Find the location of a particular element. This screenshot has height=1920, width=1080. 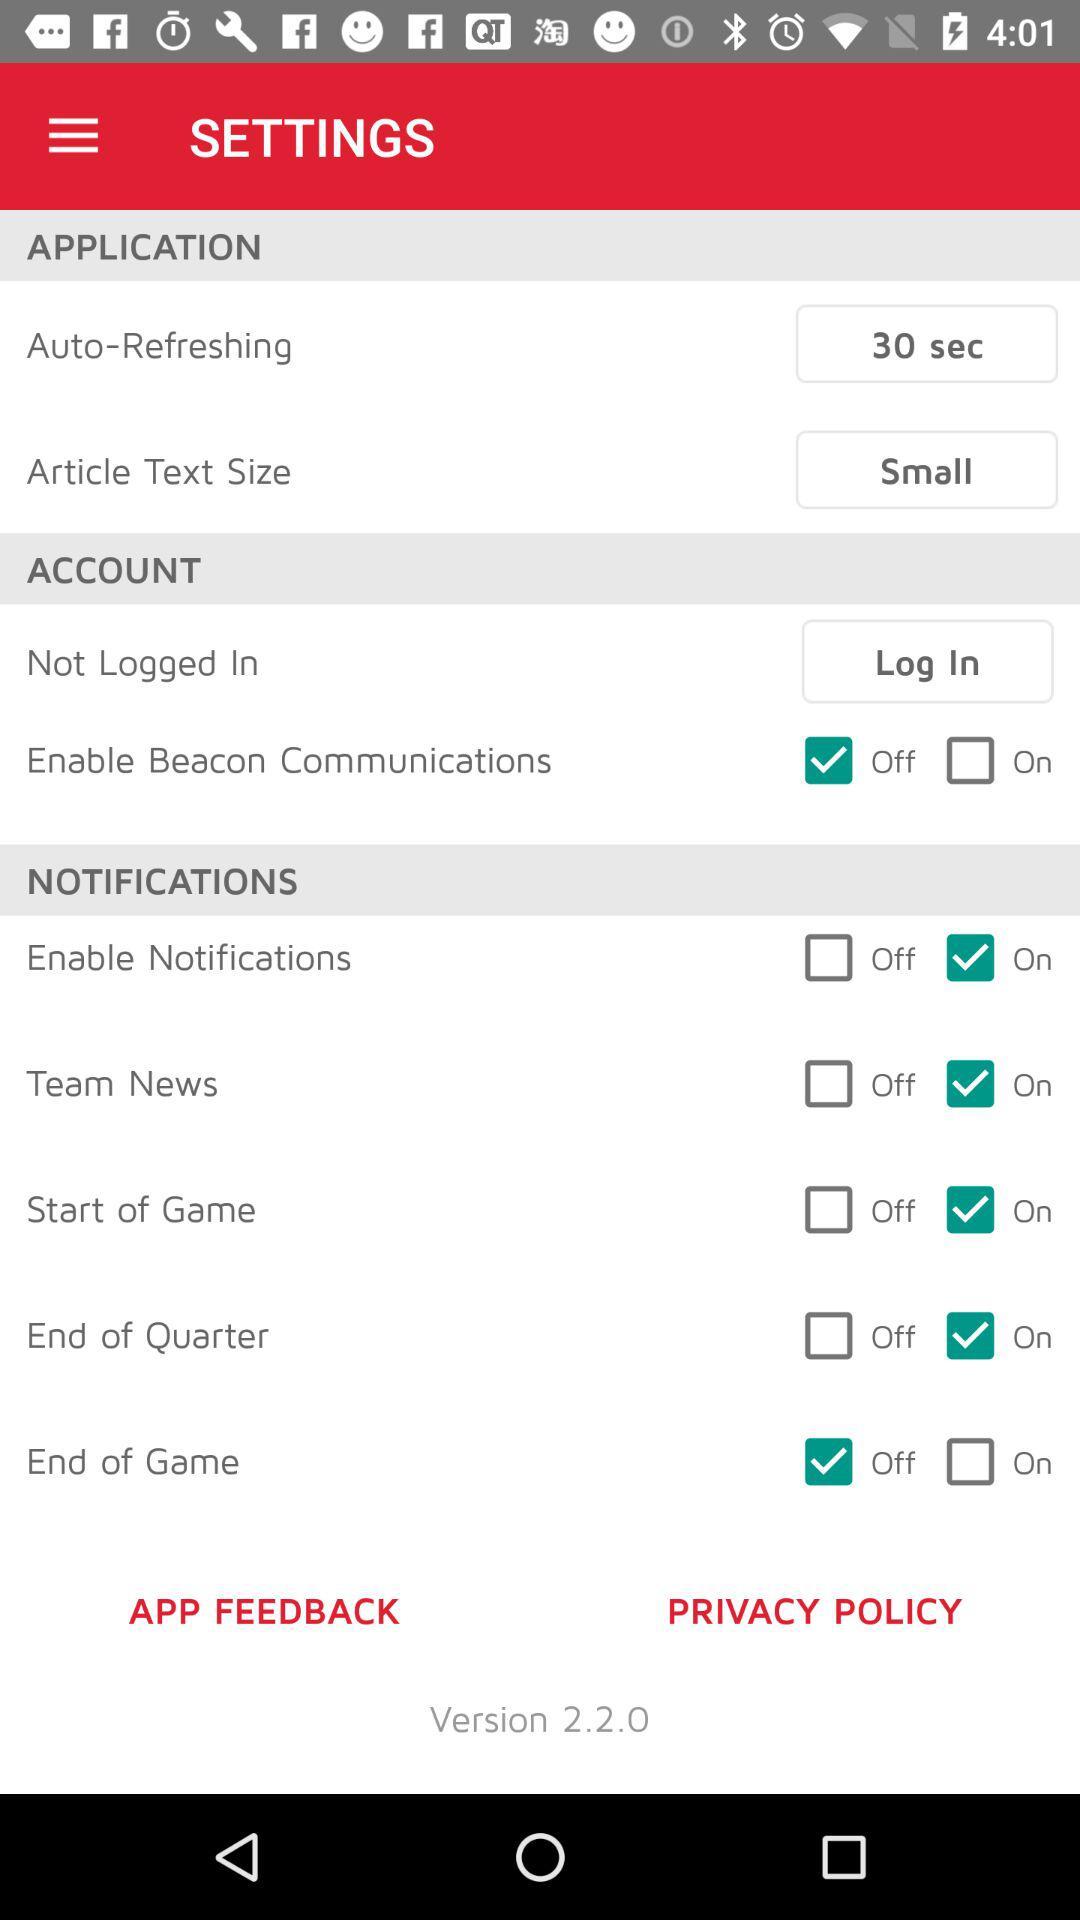

log in icon is located at coordinates (927, 661).